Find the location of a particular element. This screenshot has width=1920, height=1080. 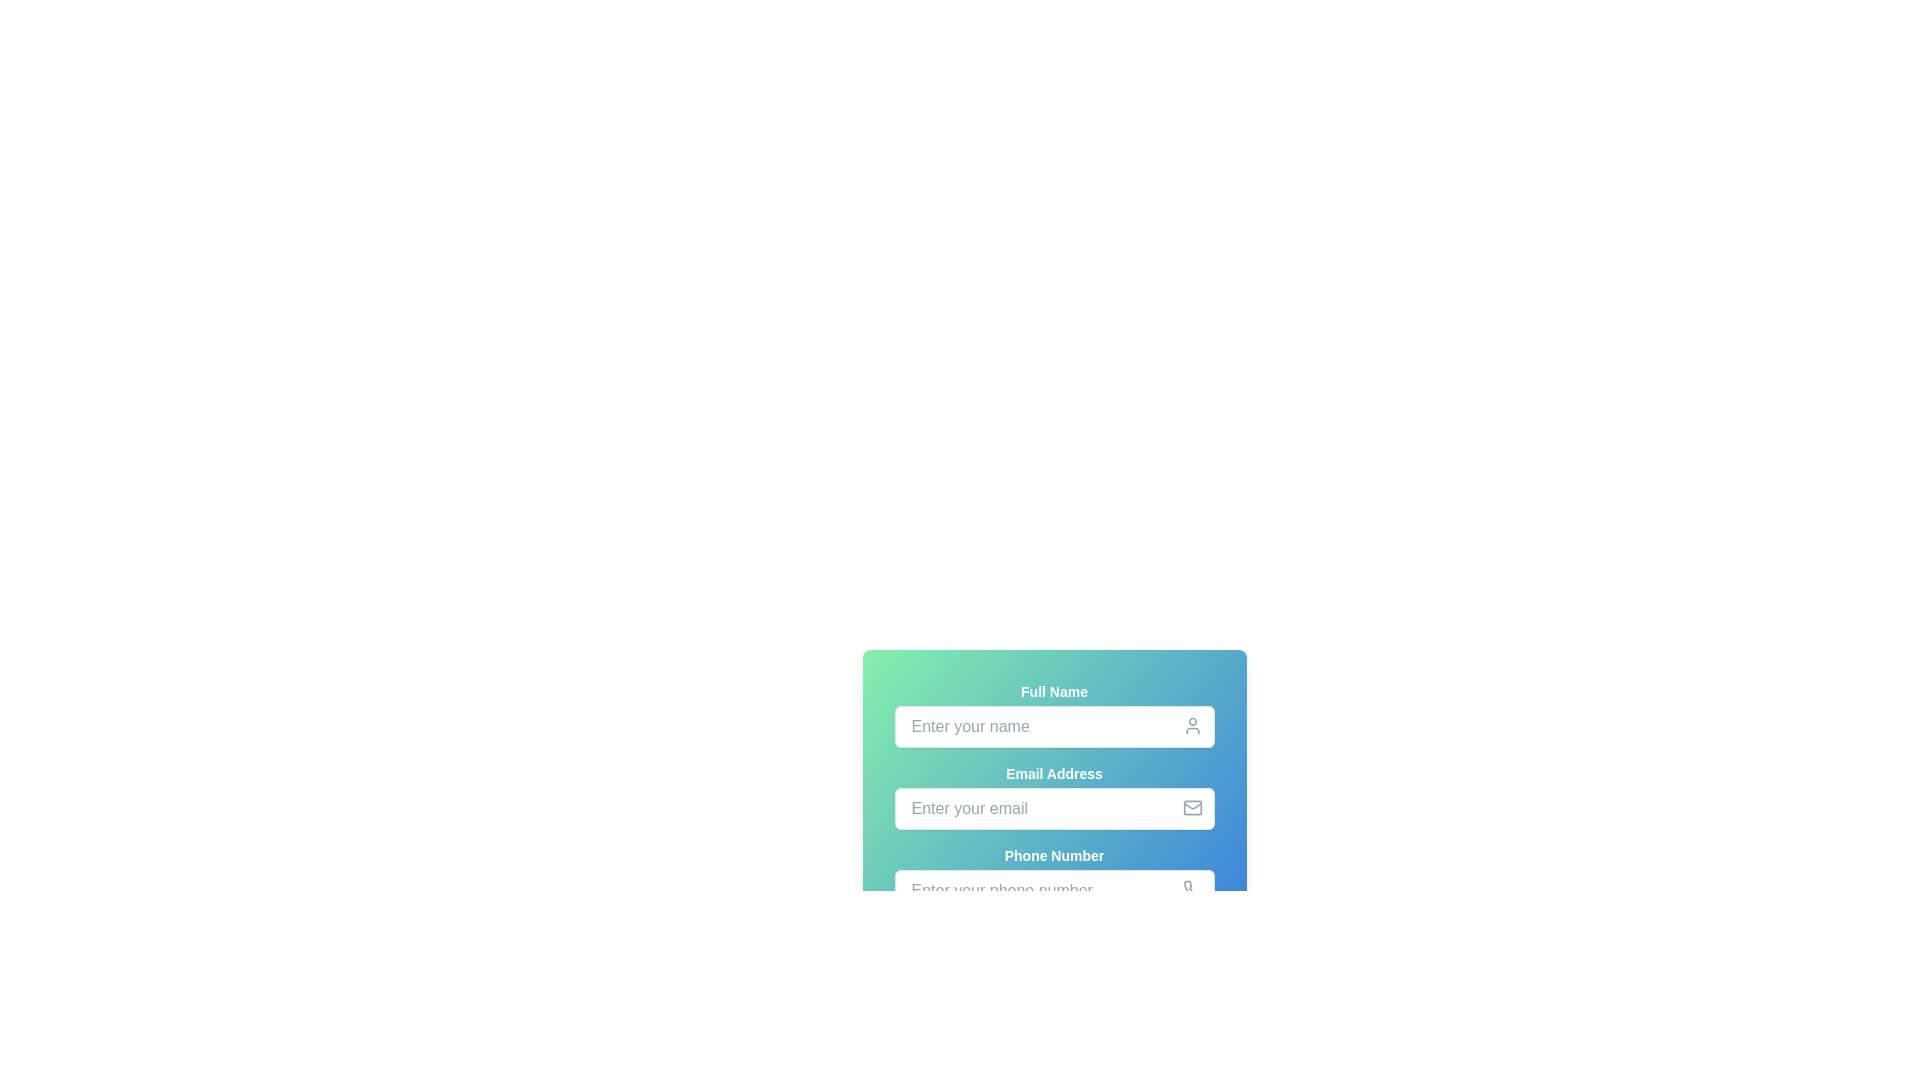

the 'Phone Number' input field by clicking on the phone icon located at the bottom-right corner of the input field is located at coordinates (1192, 888).